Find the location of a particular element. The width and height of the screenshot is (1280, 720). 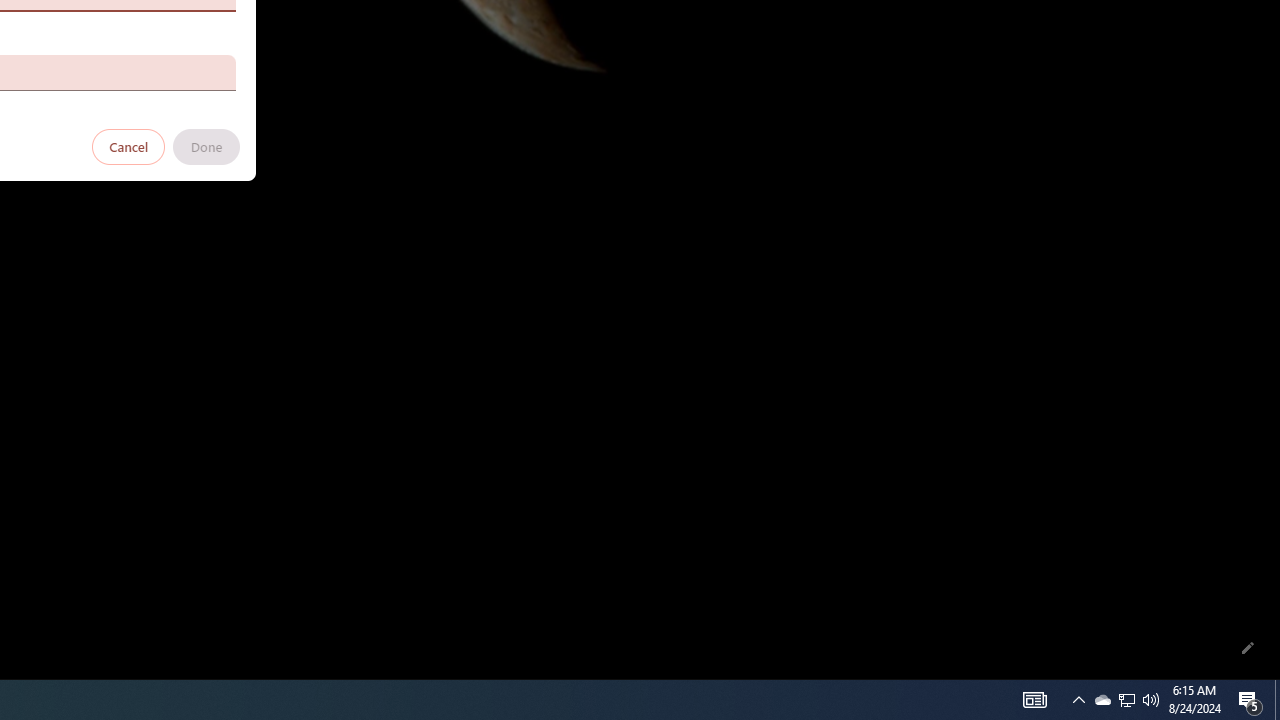

'Done' is located at coordinates (206, 145).